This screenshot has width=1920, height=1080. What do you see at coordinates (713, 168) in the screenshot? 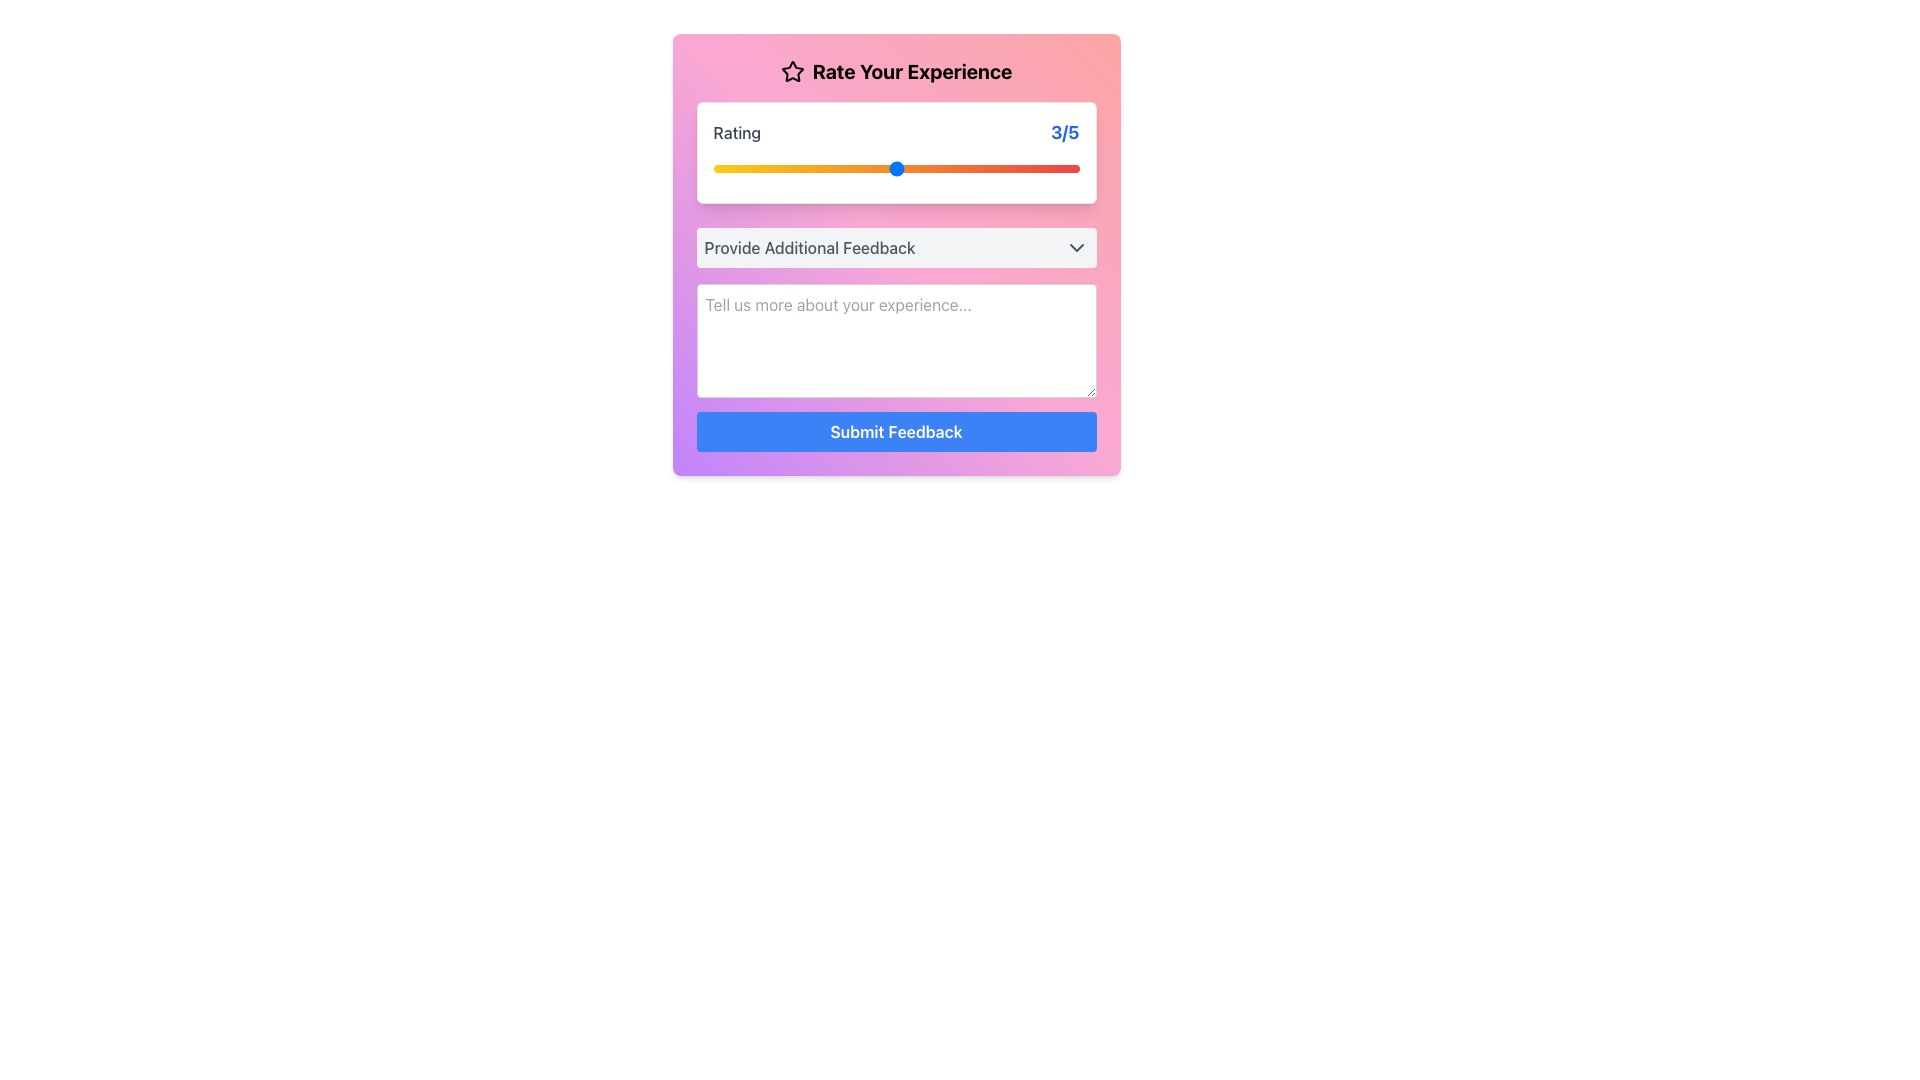
I see `rating slider` at bounding box center [713, 168].